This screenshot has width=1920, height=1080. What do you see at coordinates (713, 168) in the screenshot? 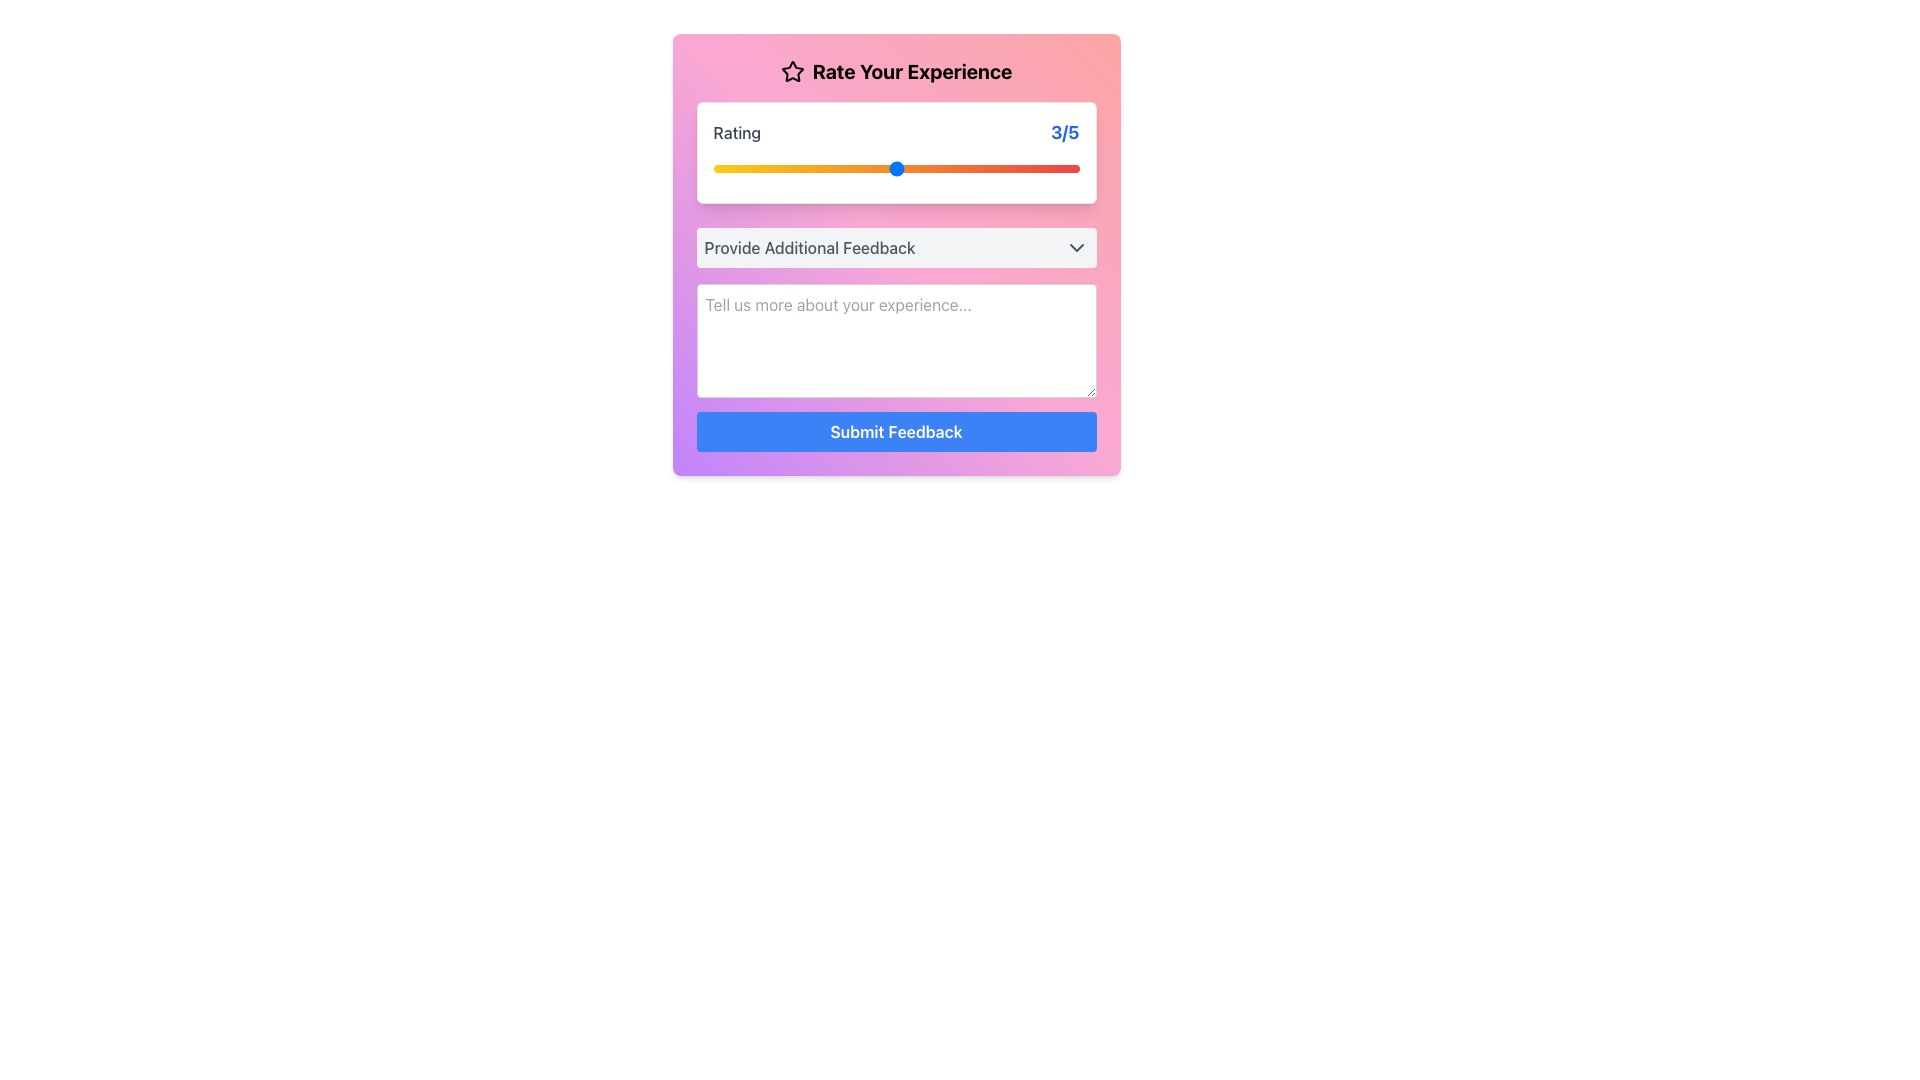
I see `rating slider` at bounding box center [713, 168].